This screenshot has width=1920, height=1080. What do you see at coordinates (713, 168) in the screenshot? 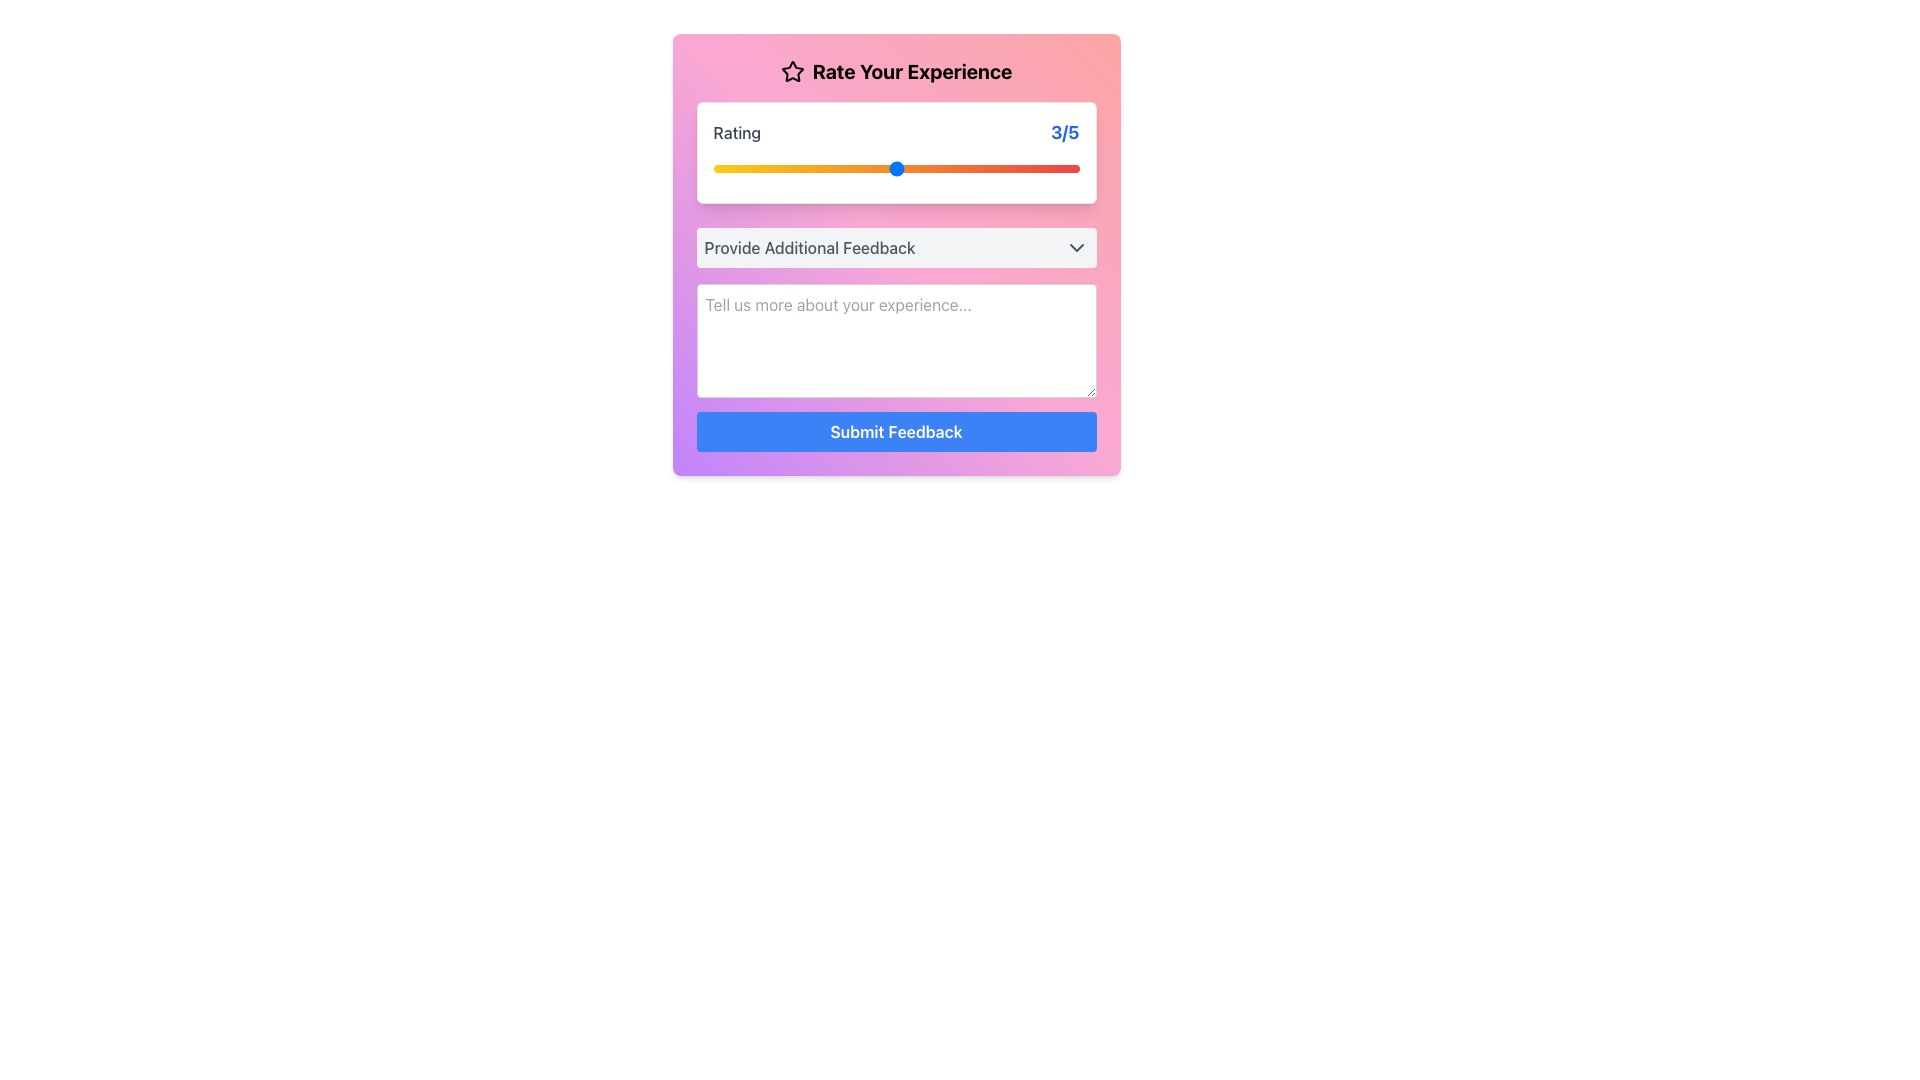
I see `rating slider` at bounding box center [713, 168].